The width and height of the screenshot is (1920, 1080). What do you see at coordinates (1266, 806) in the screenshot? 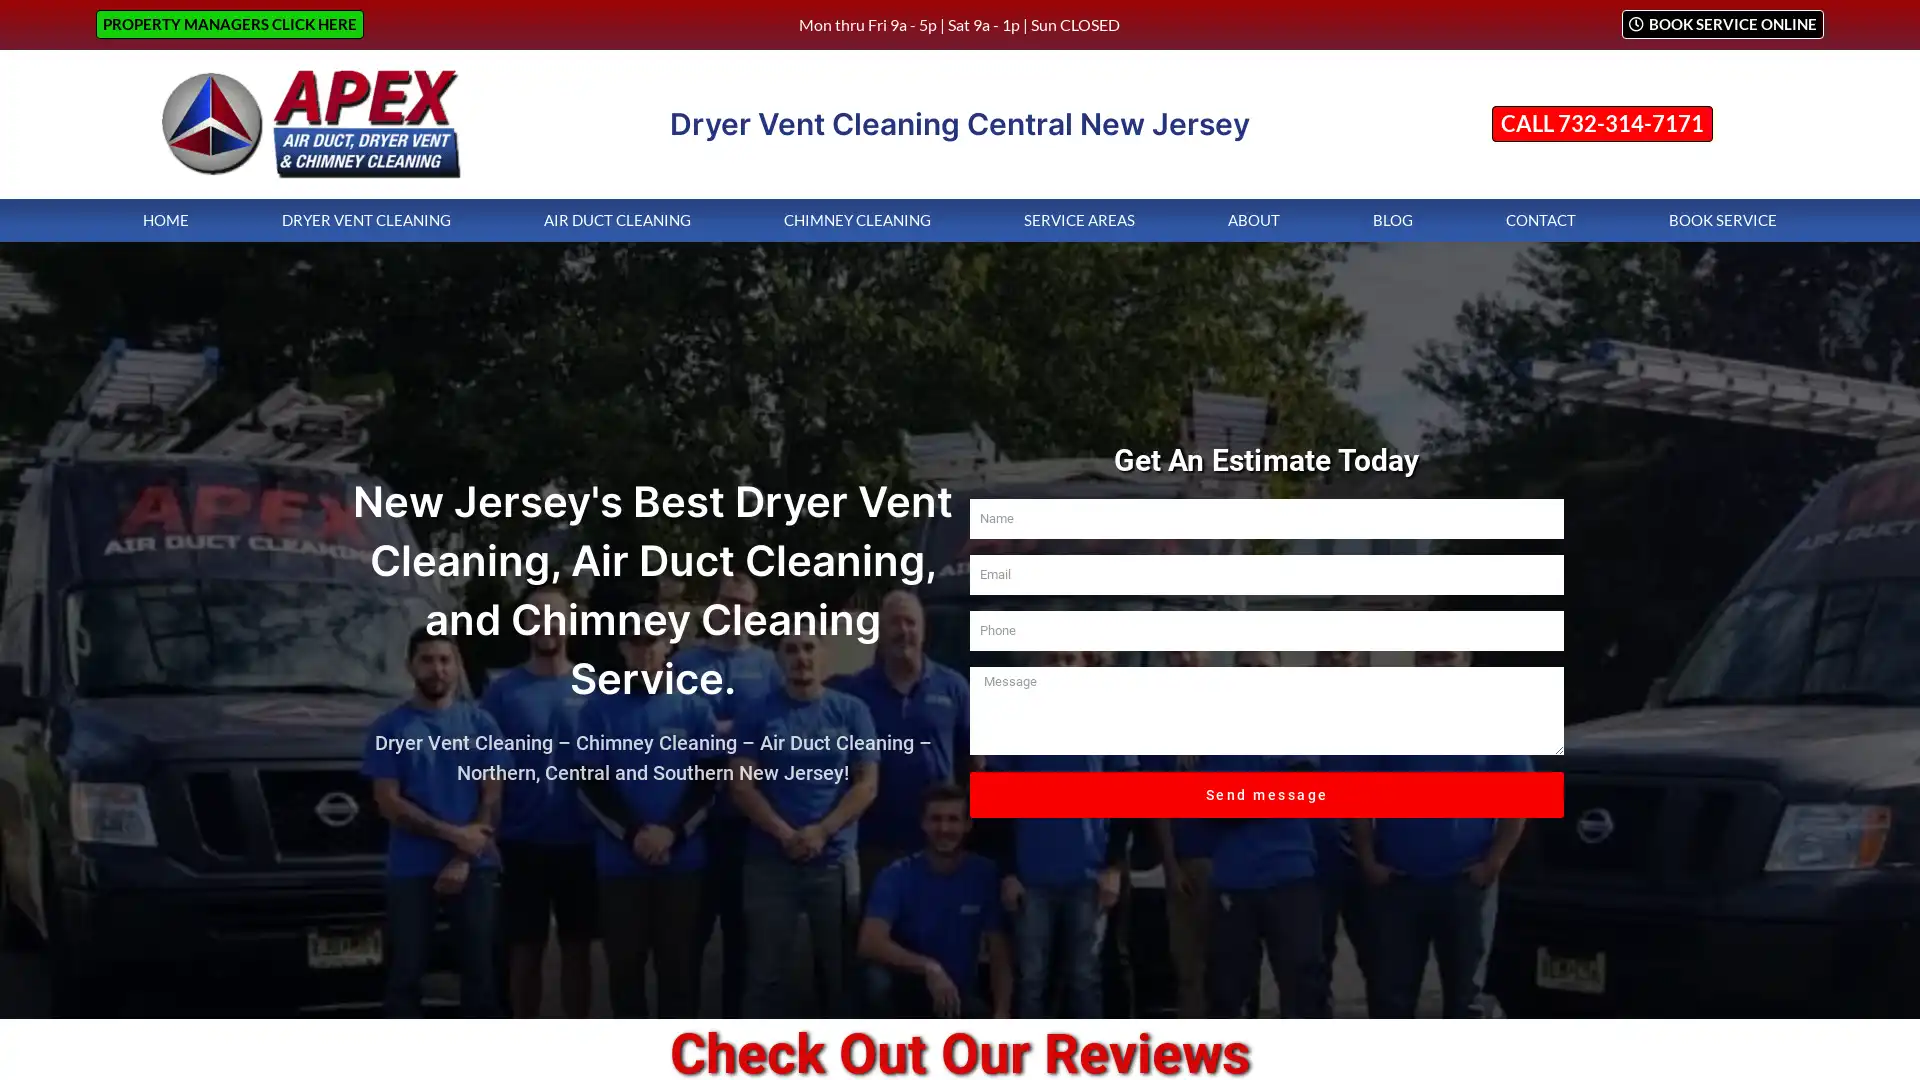
I see `Send message` at bounding box center [1266, 806].